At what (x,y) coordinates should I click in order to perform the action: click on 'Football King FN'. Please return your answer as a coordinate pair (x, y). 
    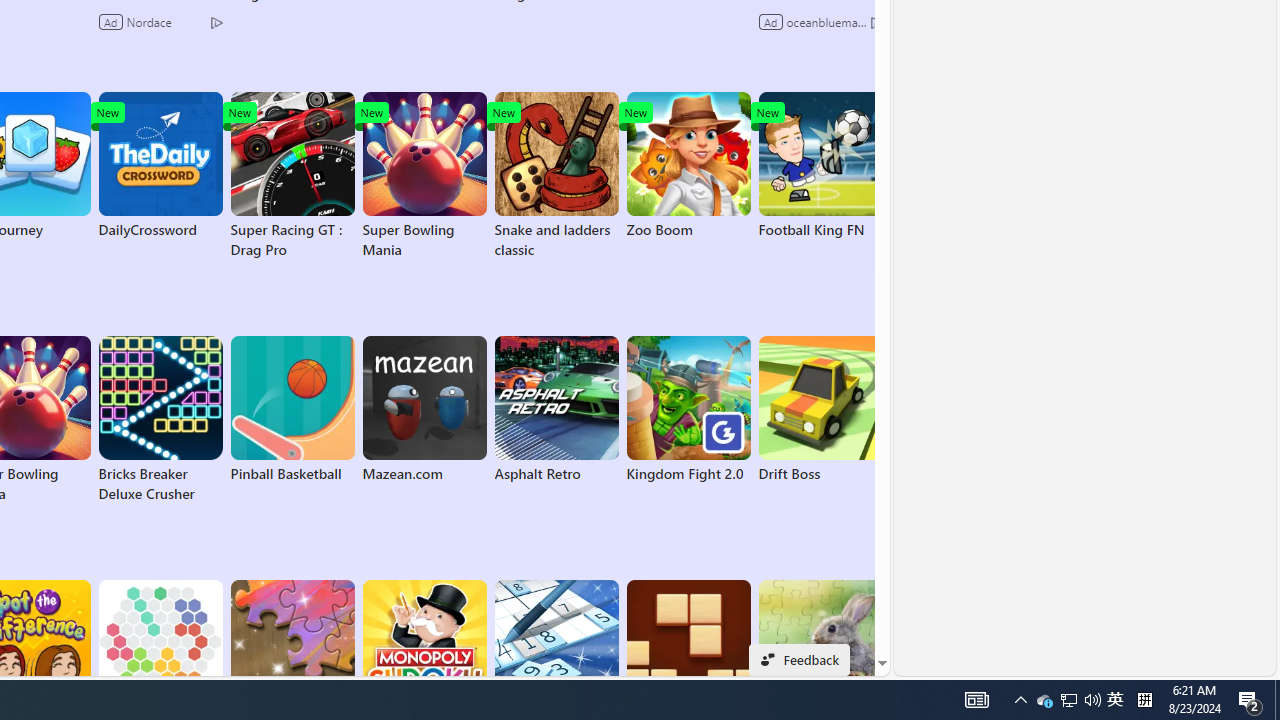
    Looking at the image, I should click on (820, 164).